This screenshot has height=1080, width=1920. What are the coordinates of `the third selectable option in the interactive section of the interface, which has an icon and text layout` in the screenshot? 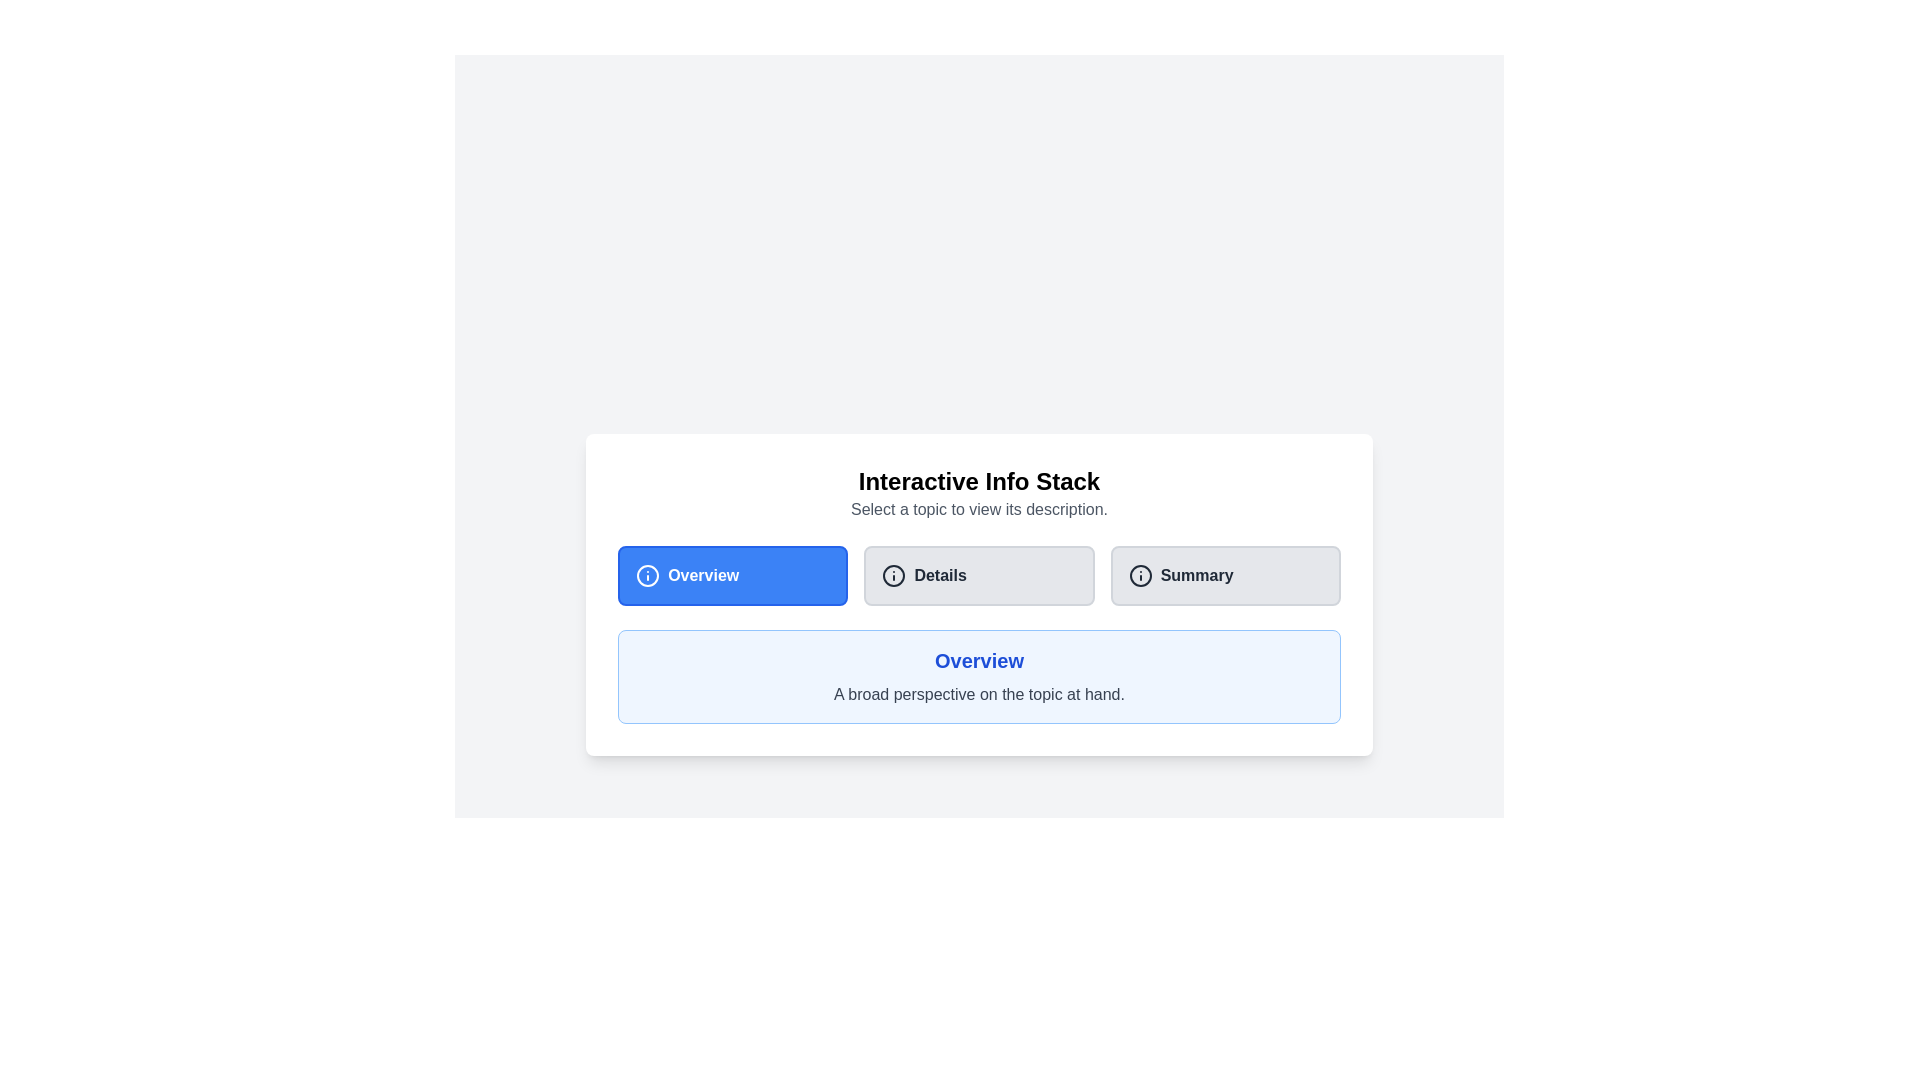 It's located at (1224, 575).